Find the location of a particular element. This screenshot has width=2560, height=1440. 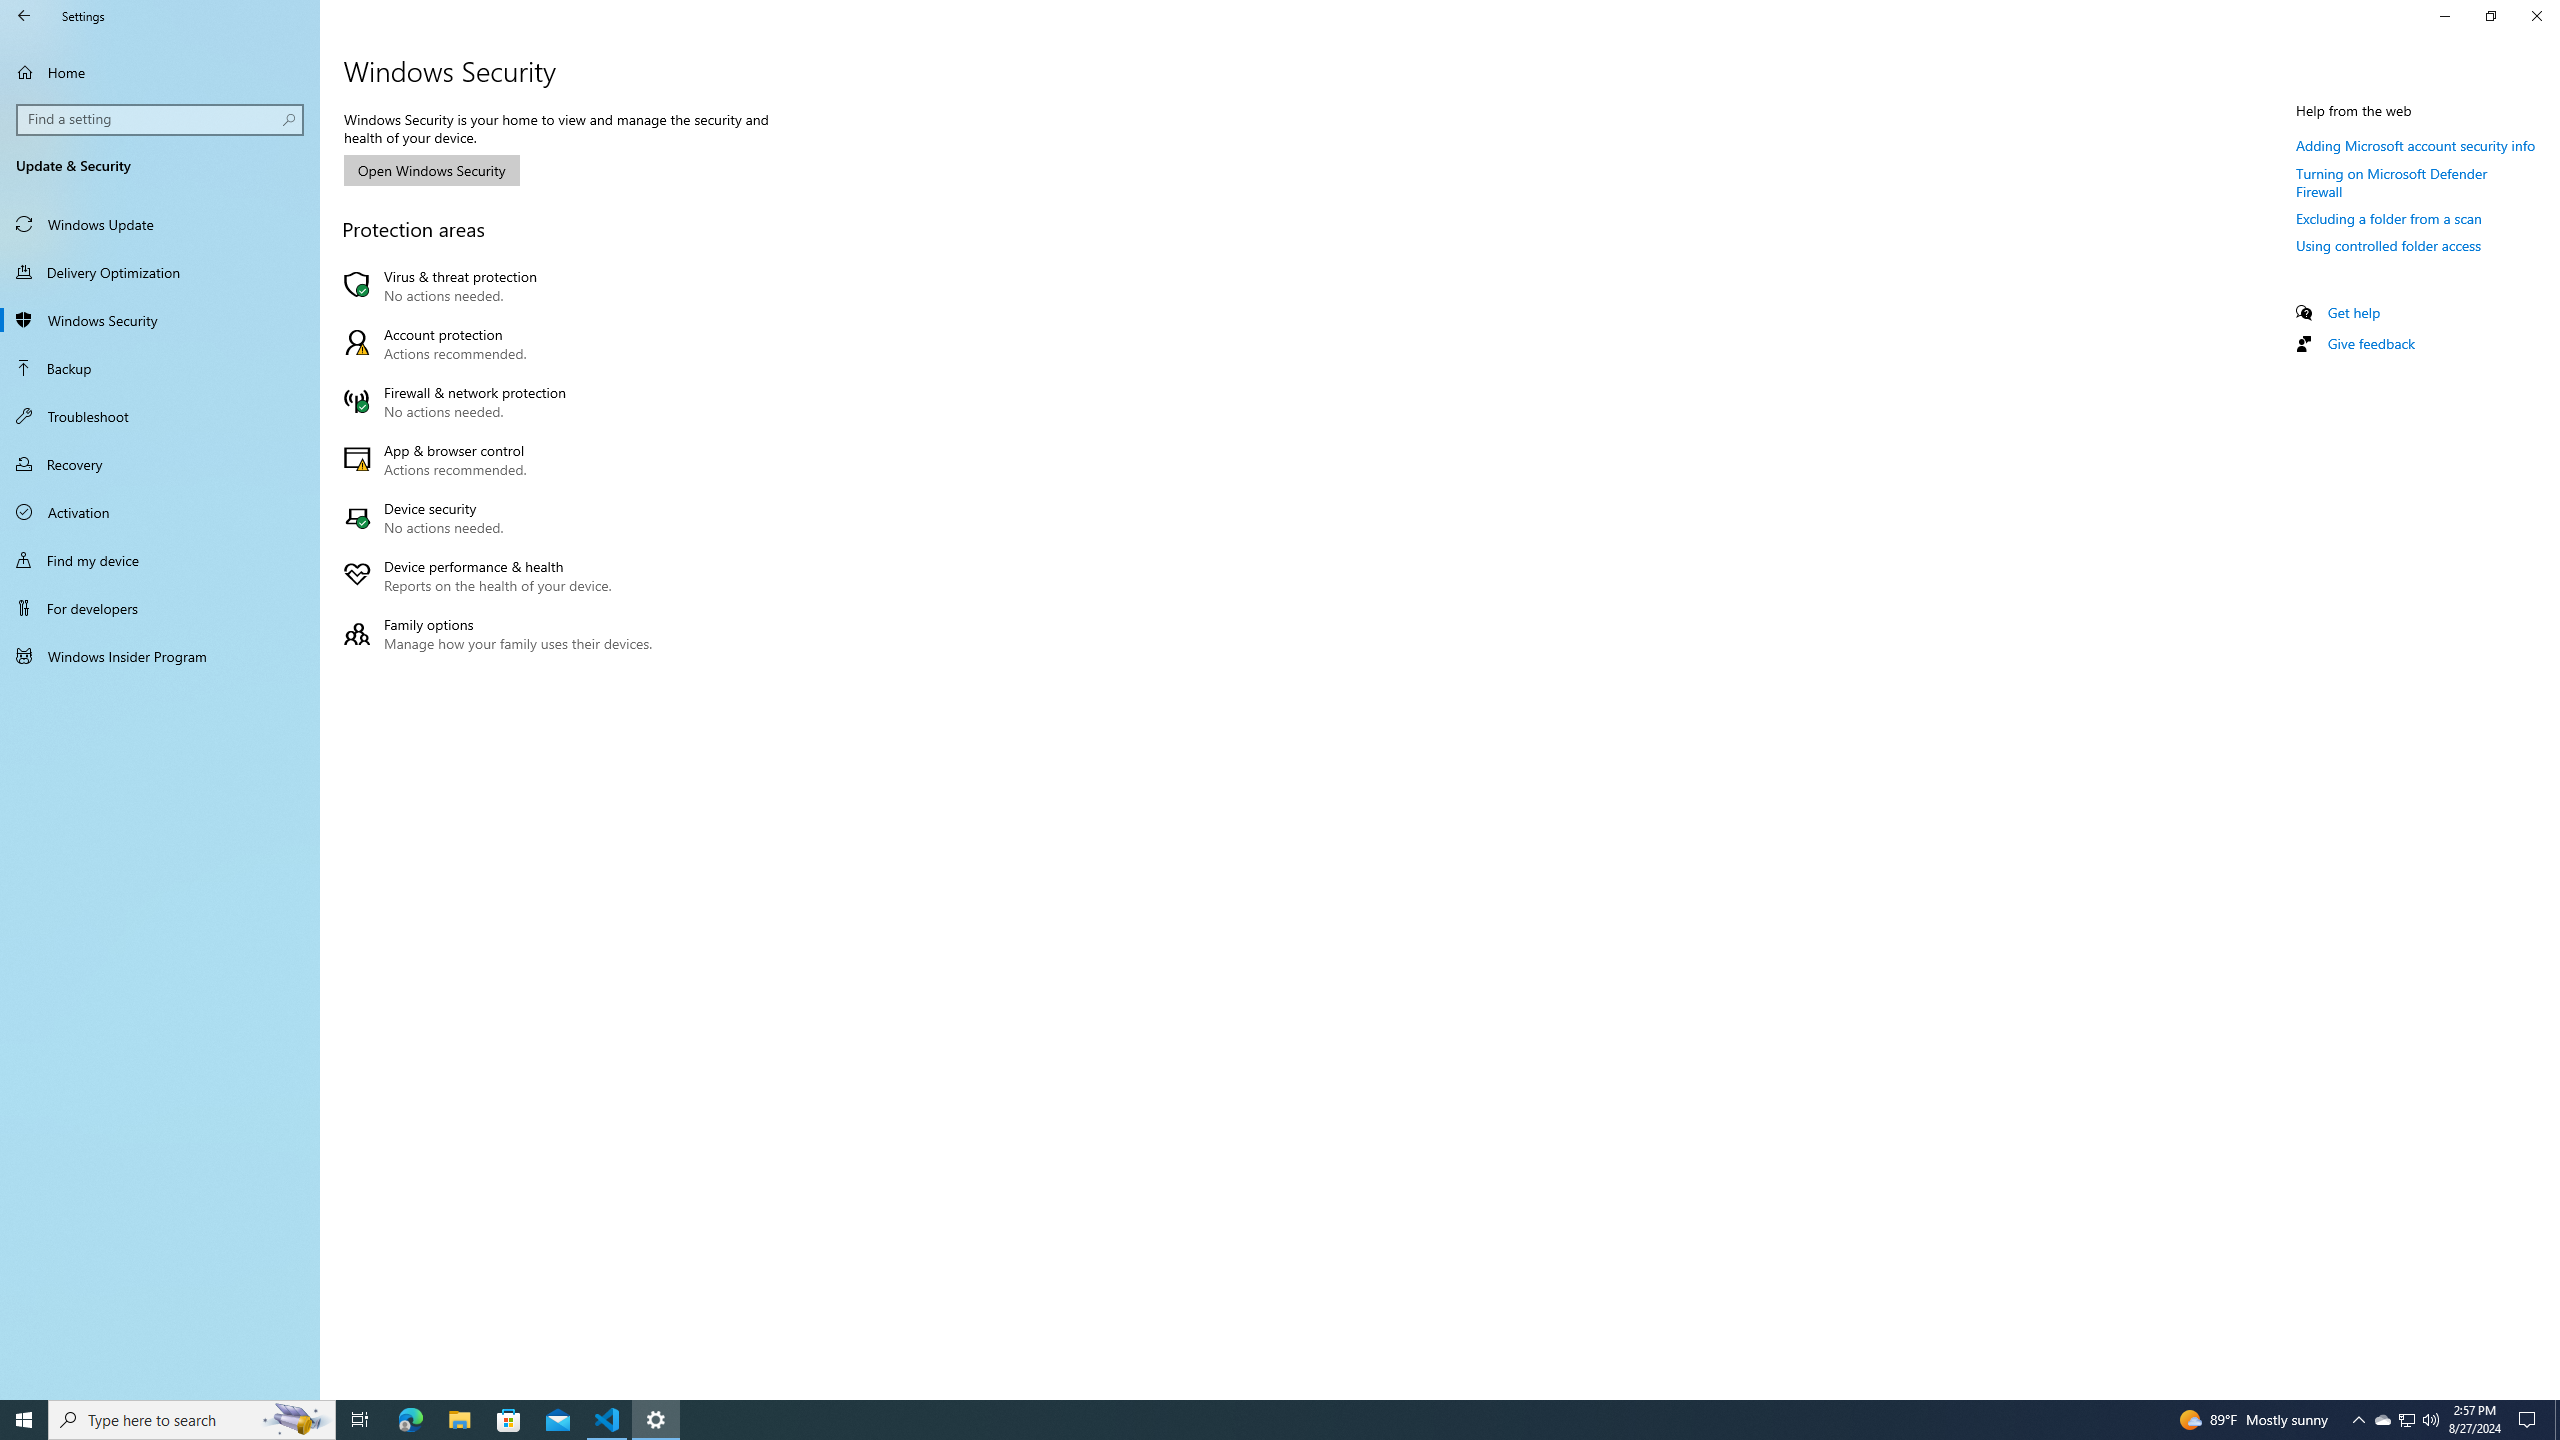

'Windows Security' is located at coordinates (159, 319).